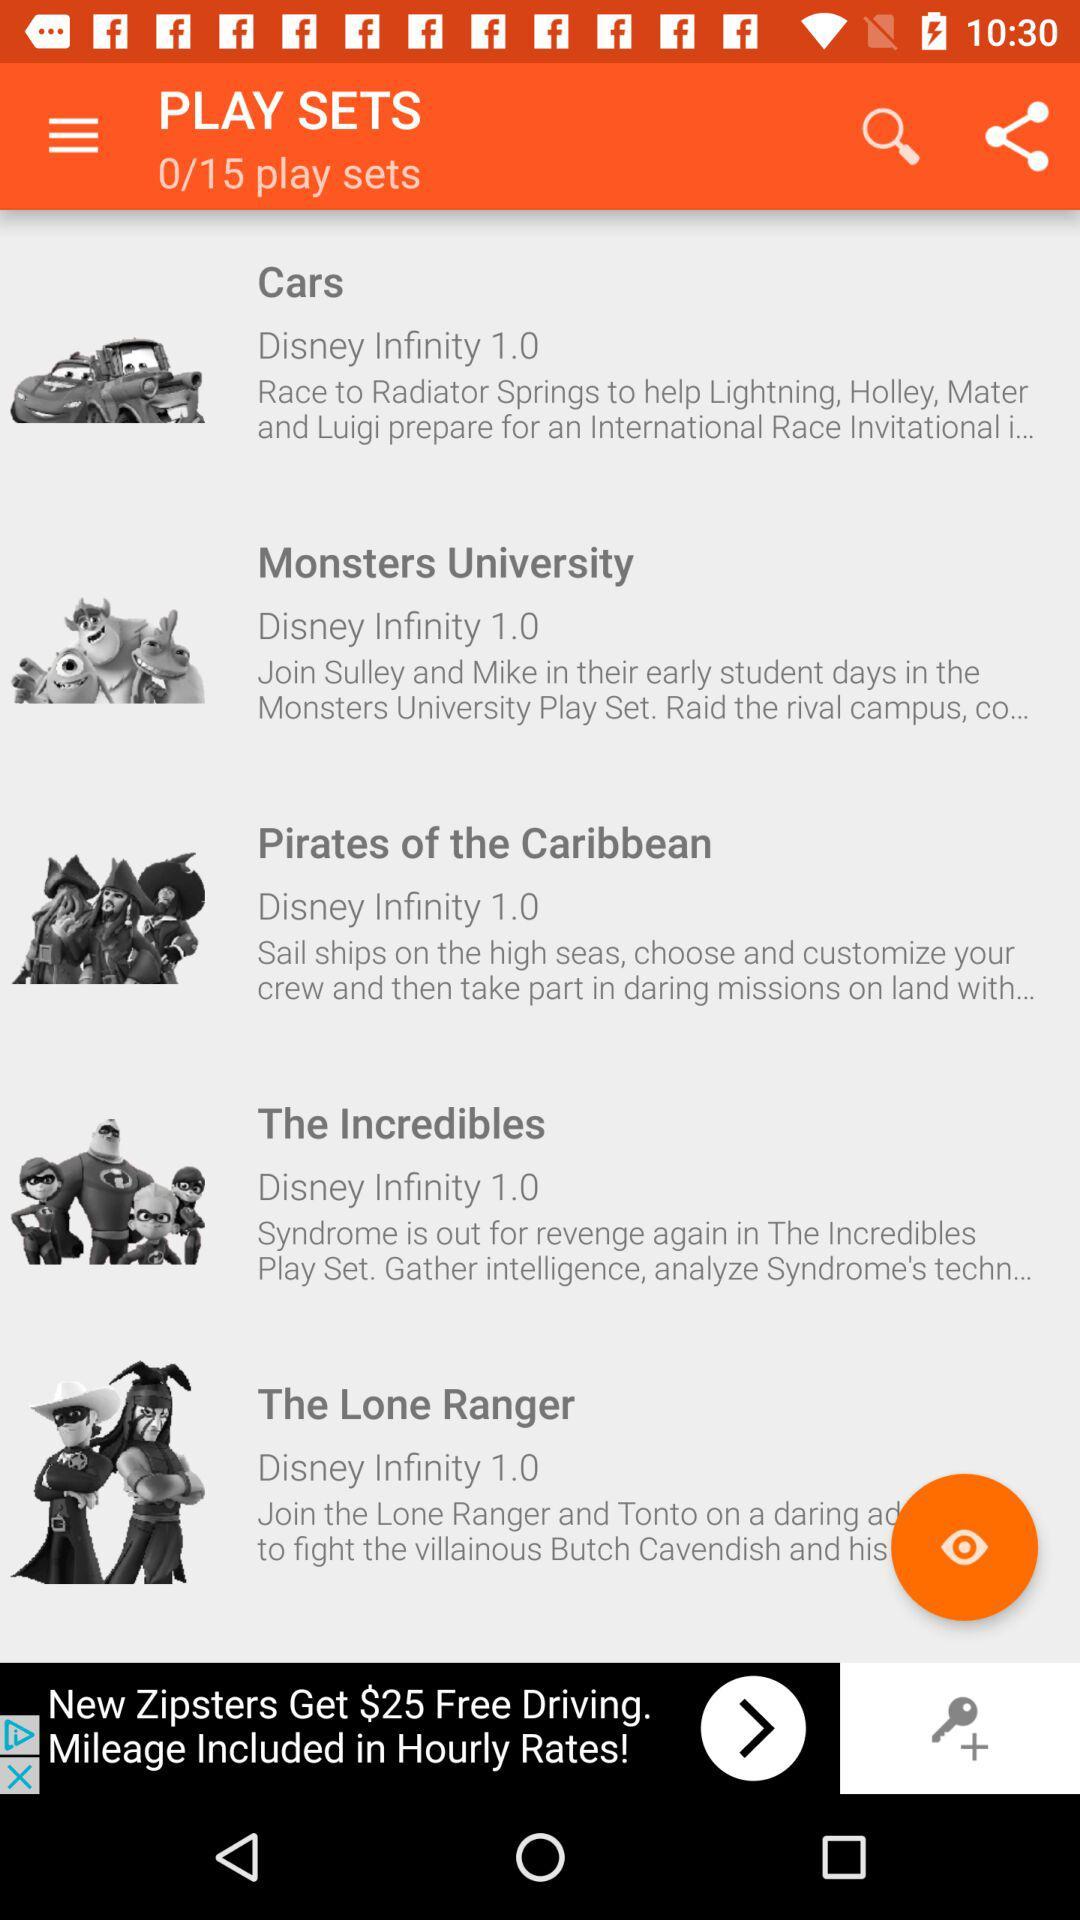  What do you see at coordinates (107, 910) in the screenshot?
I see `choose this` at bounding box center [107, 910].